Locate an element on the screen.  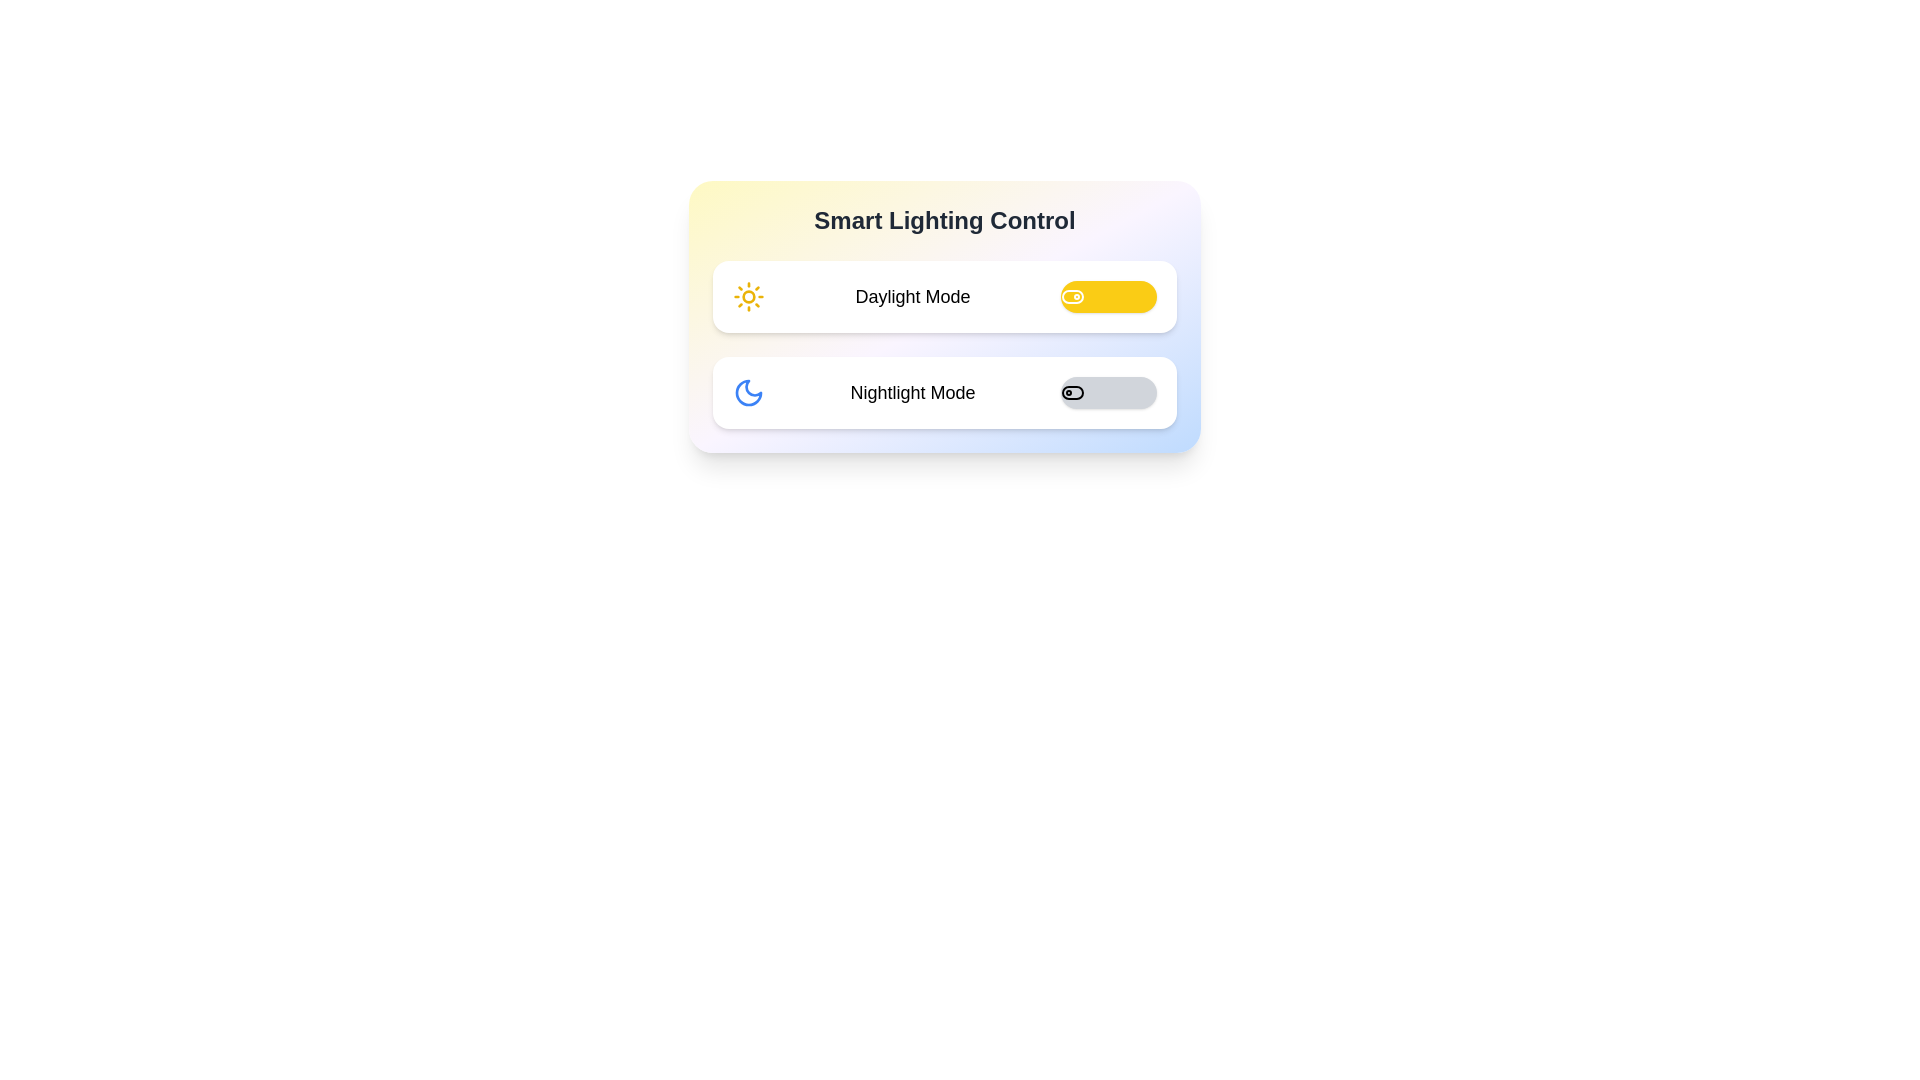
the toggle switch for 'Daylight Mode' in the Smart Lighting Control panel is located at coordinates (1072, 297).